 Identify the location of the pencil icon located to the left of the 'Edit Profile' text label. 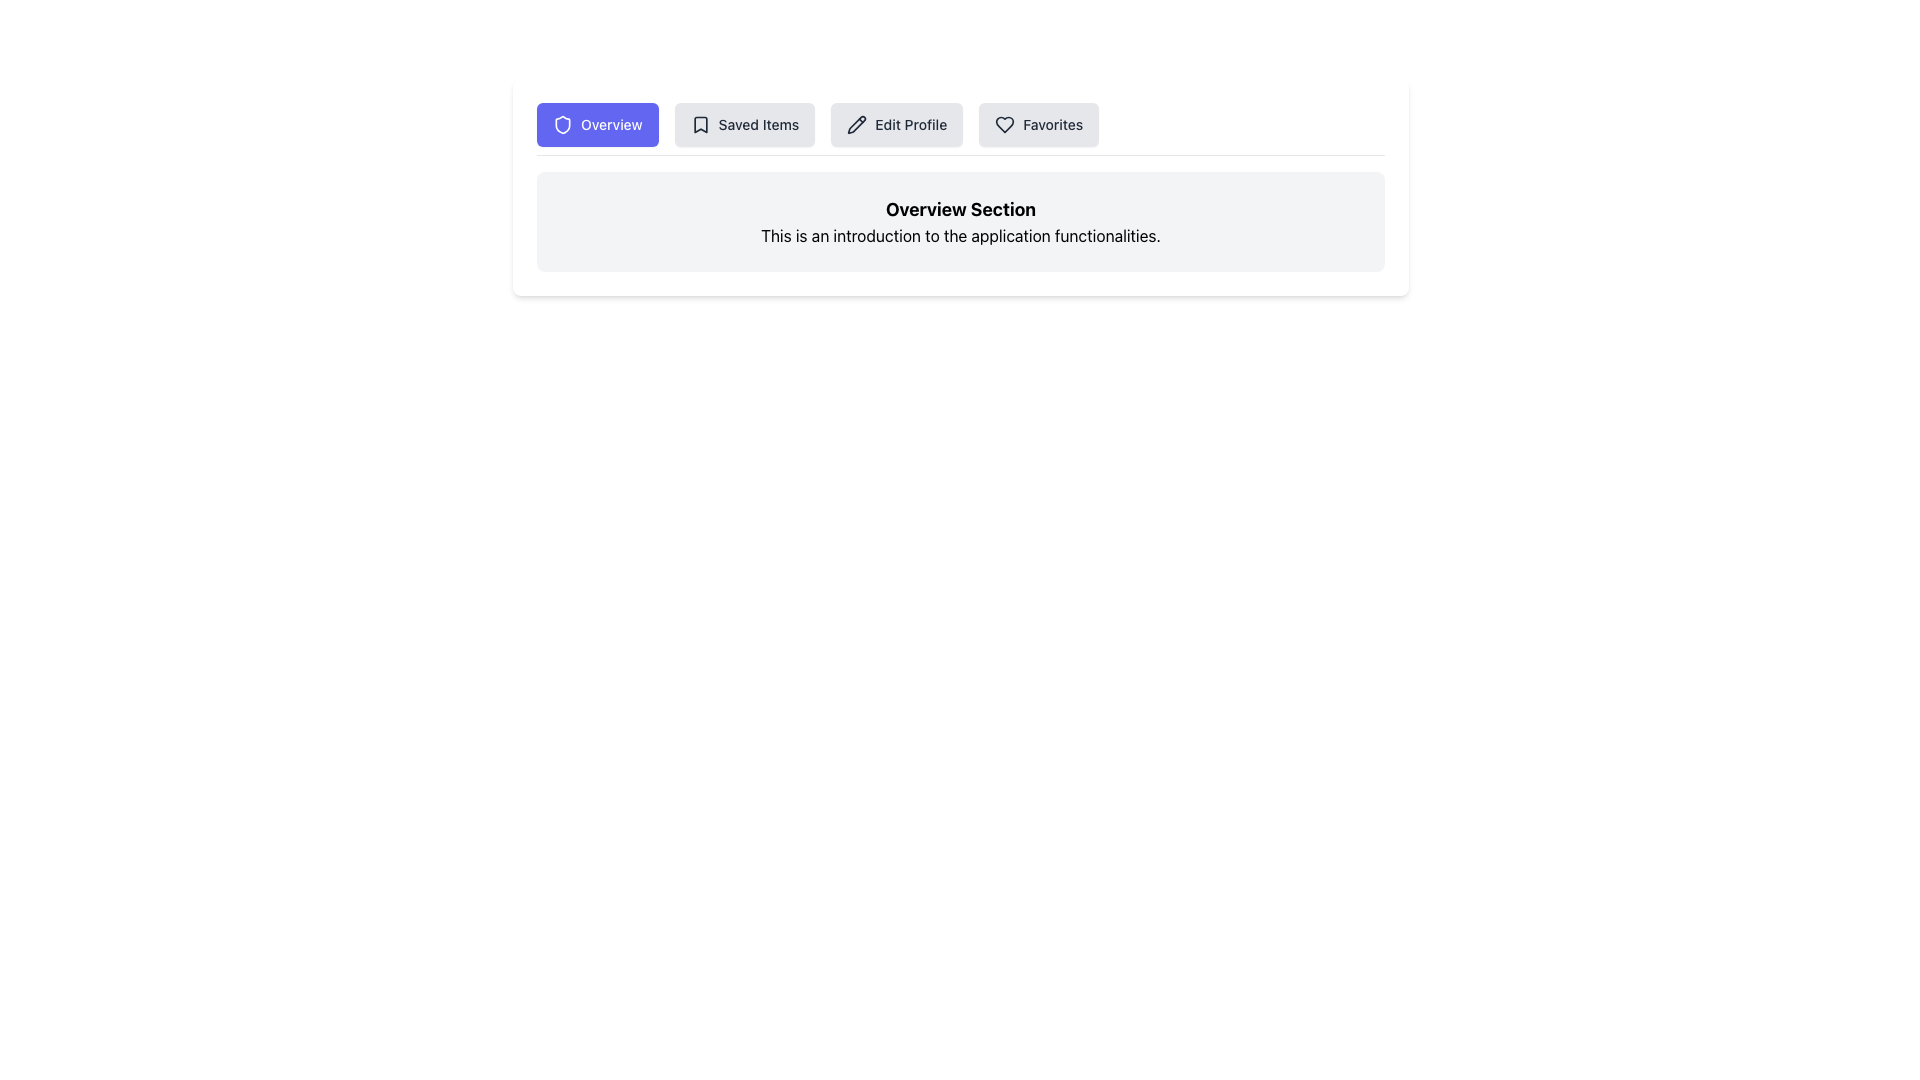
(857, 124).